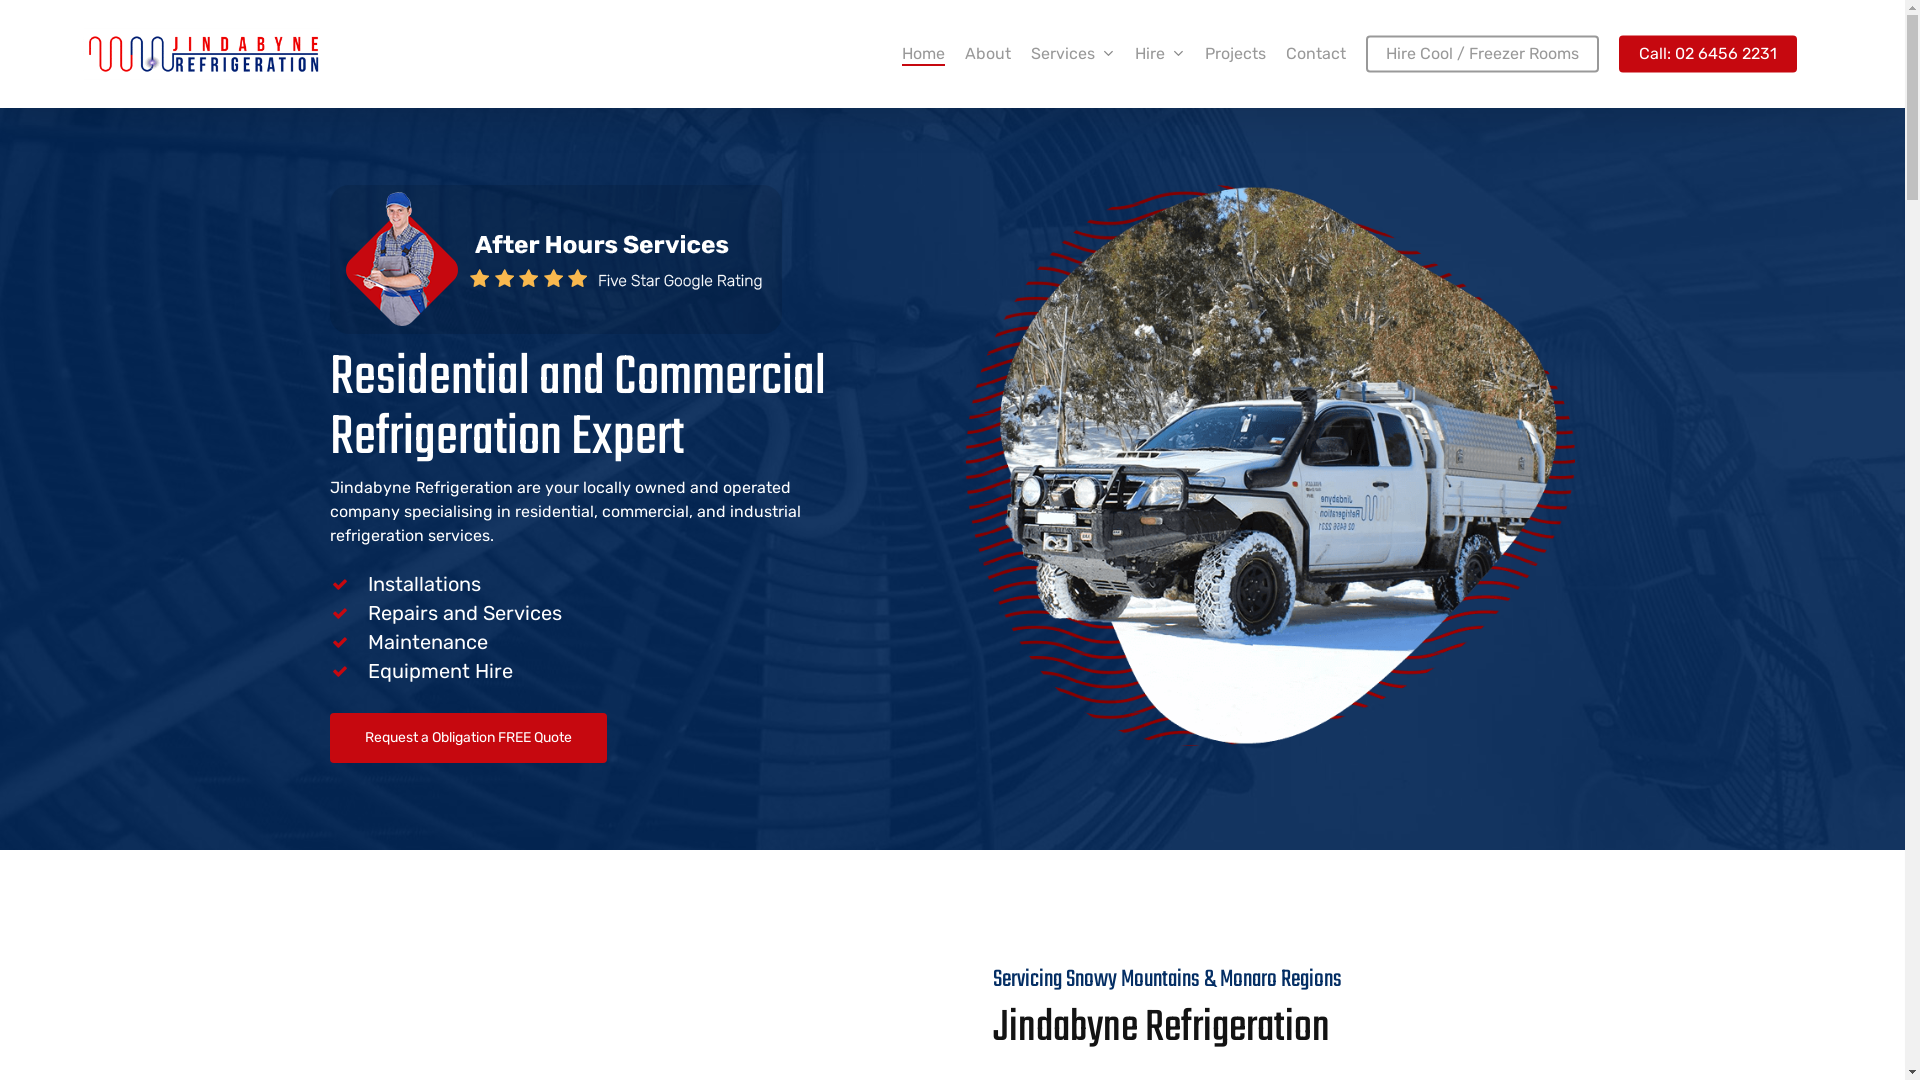 The height and width of the screenshot is (1080, 1920). Describe the element at coordinates (964, 53) in the screenshot. I see `'About'` at that location.